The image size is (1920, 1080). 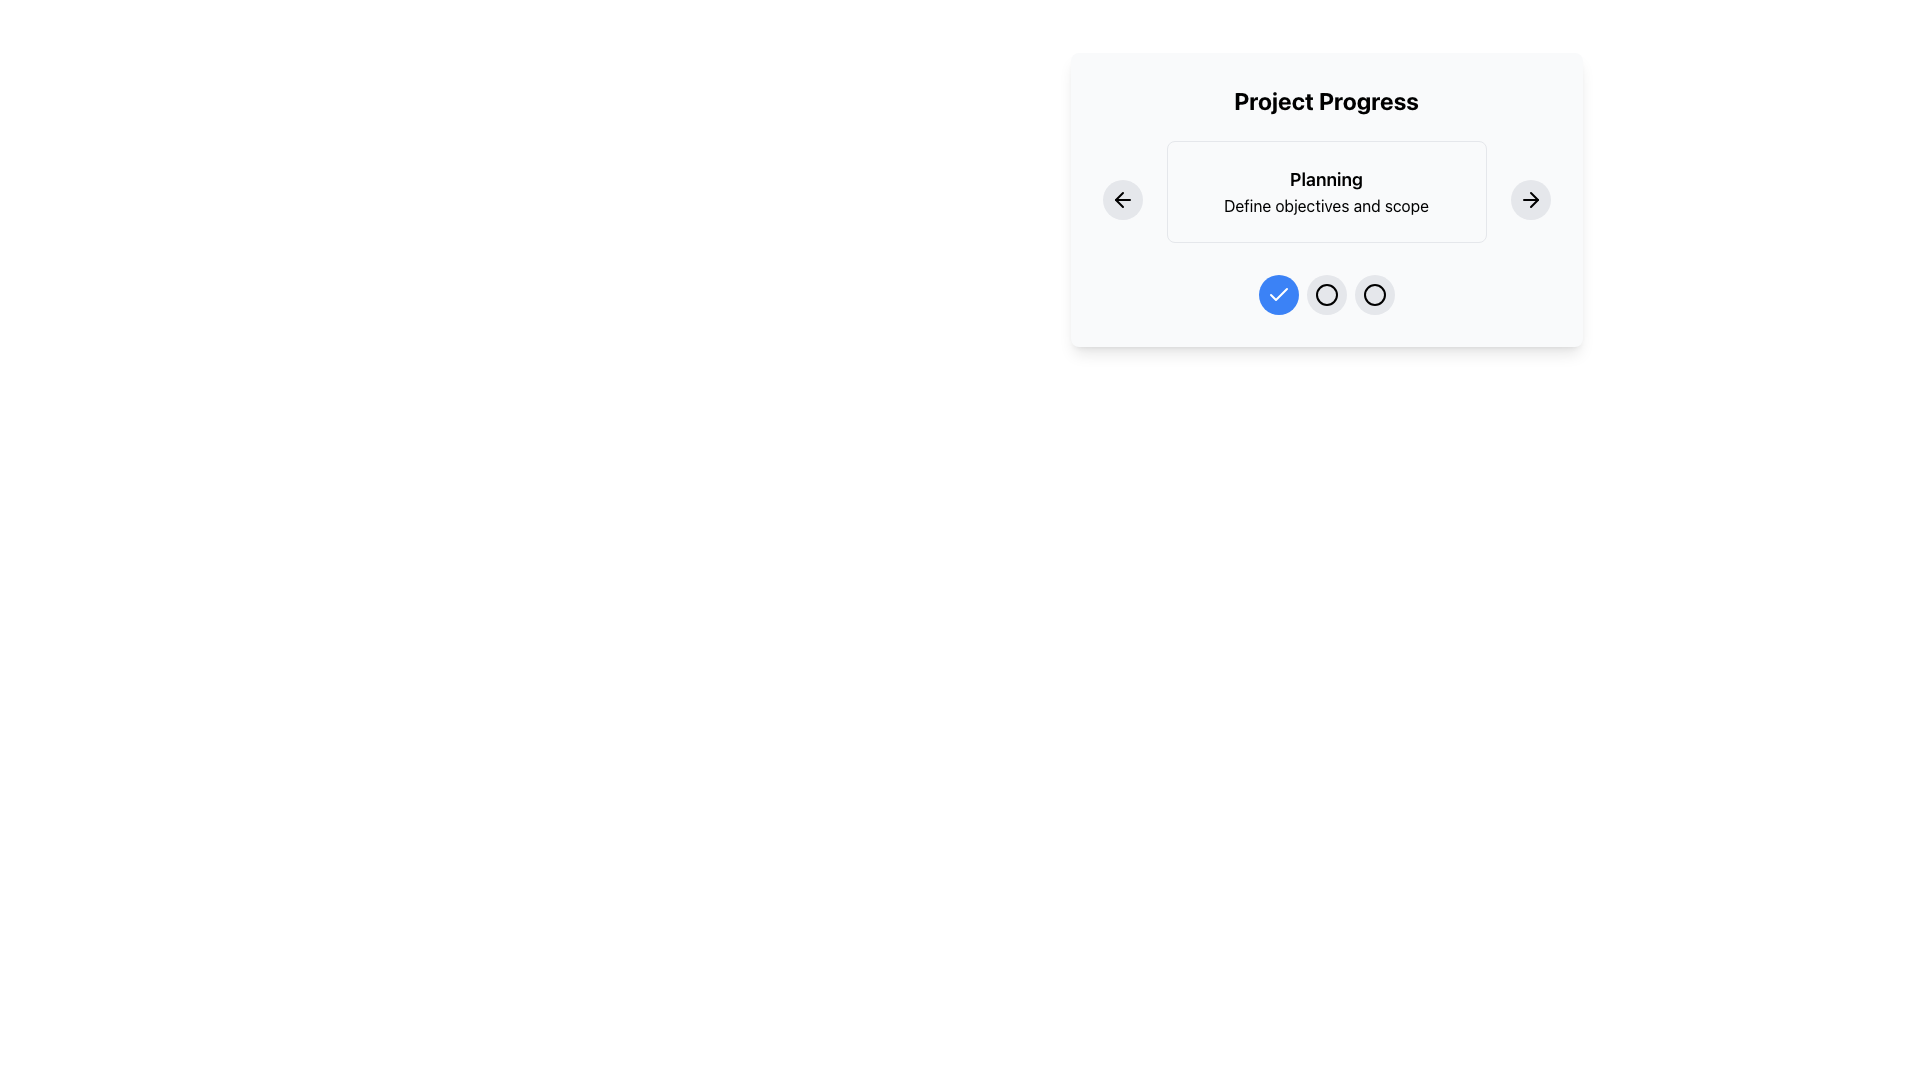 What do you see at coordinates (1326, 294) in the screenshot?
I see `the circular graphical indicator with a thin black border located in the middle part of the progress interface, below the 'Planning' label in the 'Project Progress' section` at bounding box center [1326, 294].